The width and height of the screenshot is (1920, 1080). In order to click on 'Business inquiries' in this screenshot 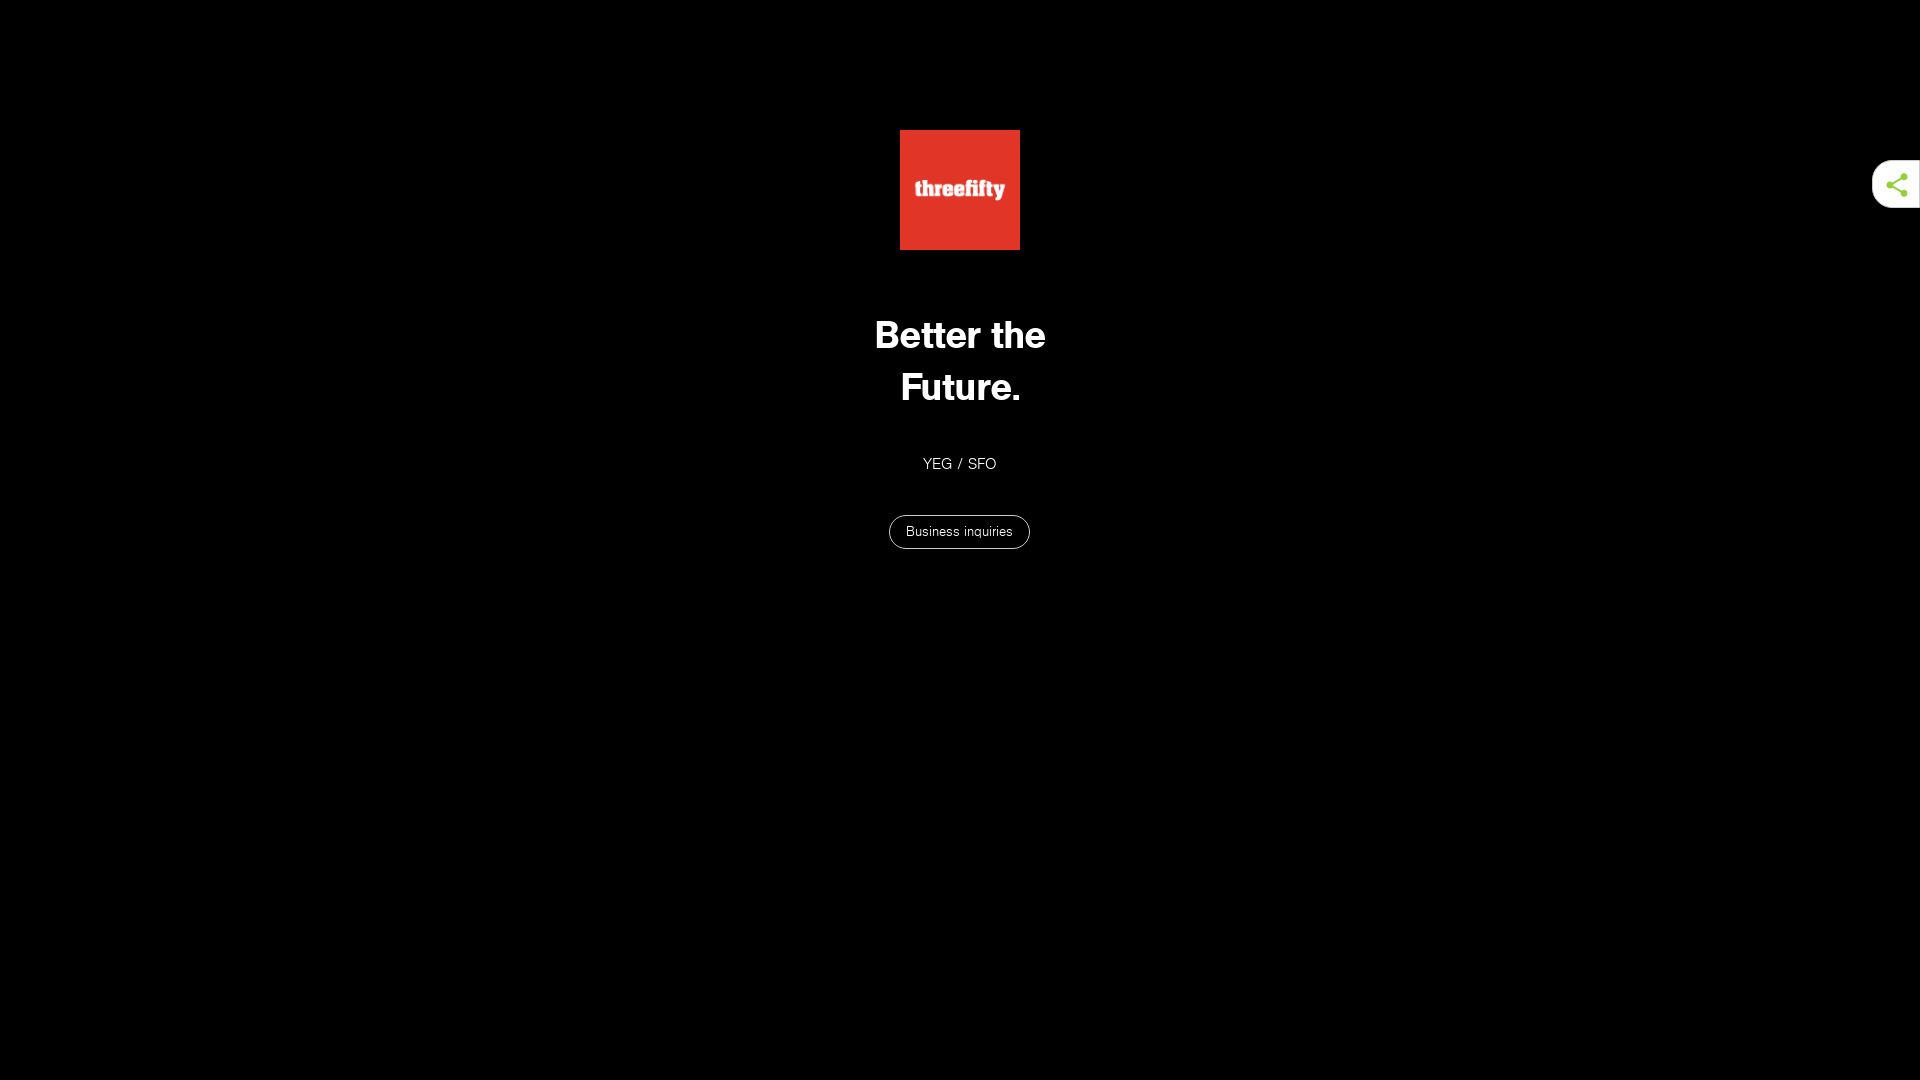, I will do `click(887, 531)`.